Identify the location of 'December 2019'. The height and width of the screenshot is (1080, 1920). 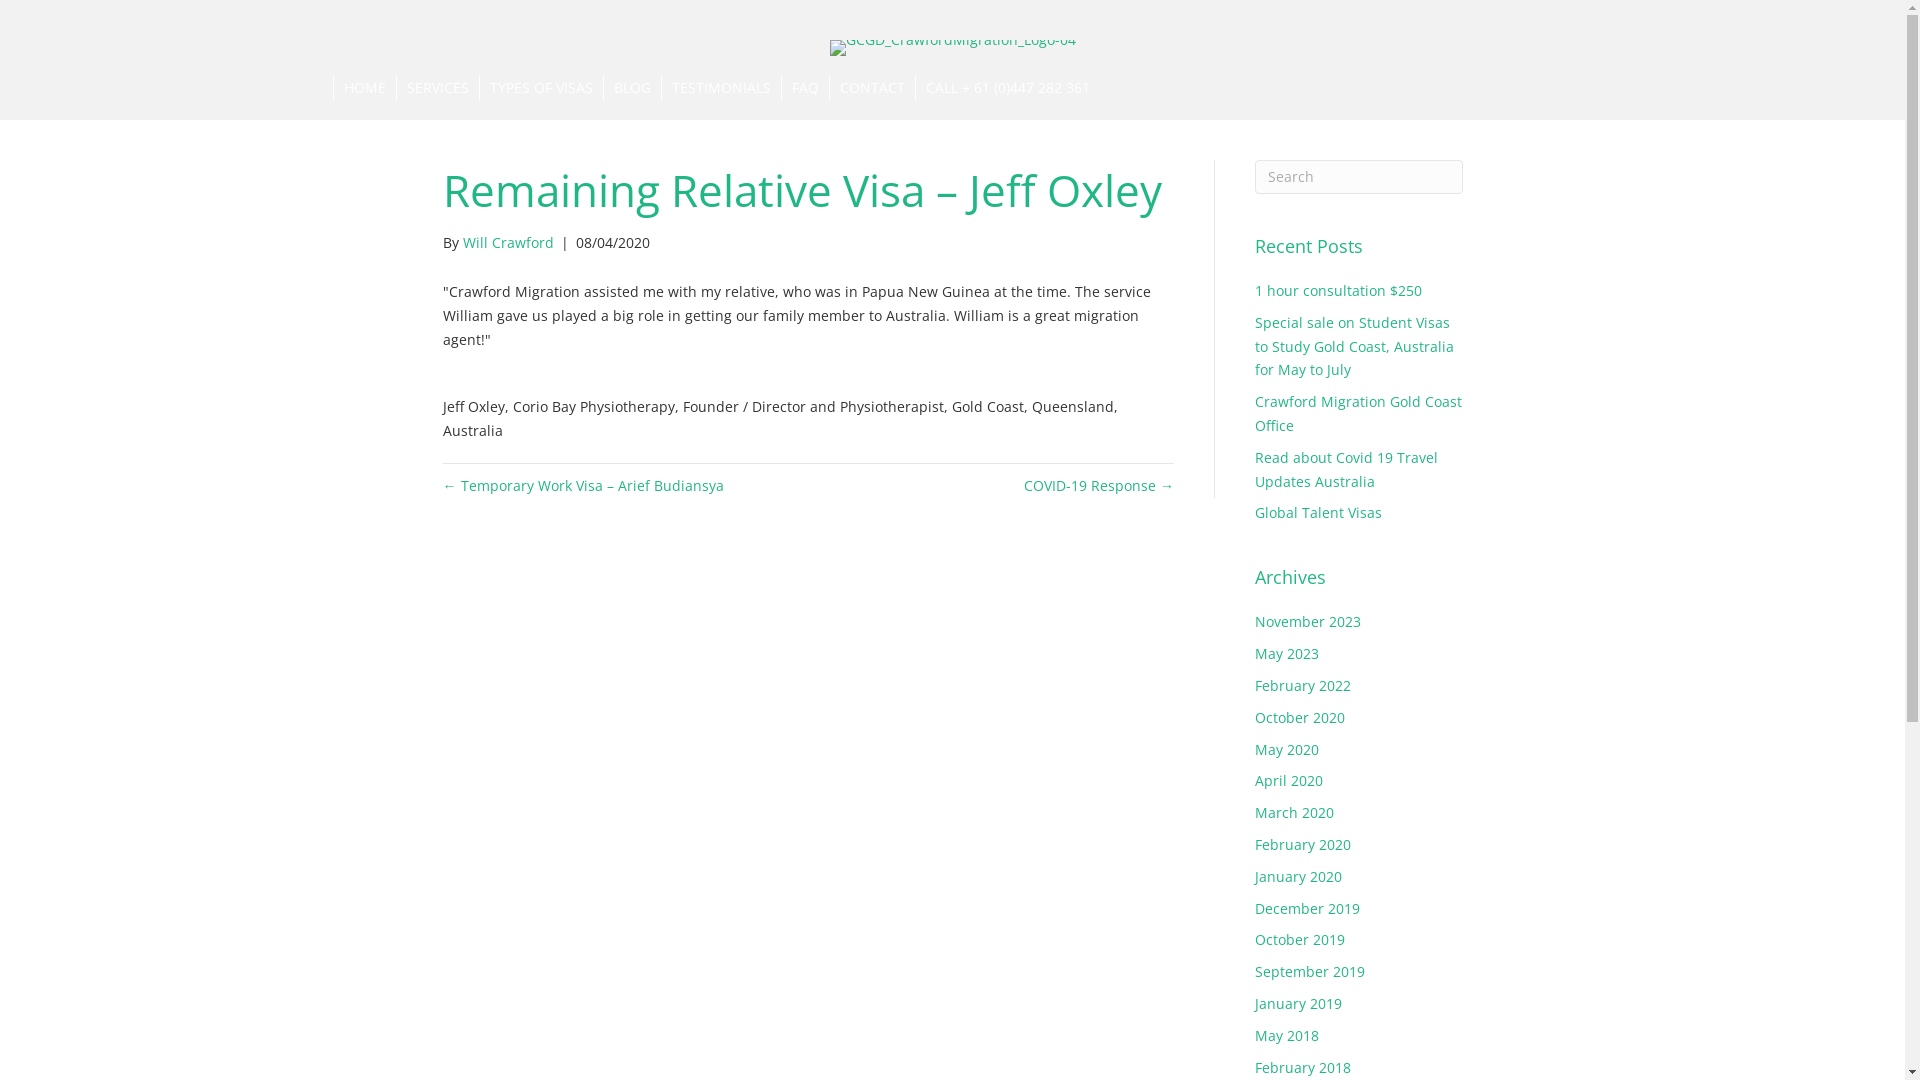
(1307, 908).